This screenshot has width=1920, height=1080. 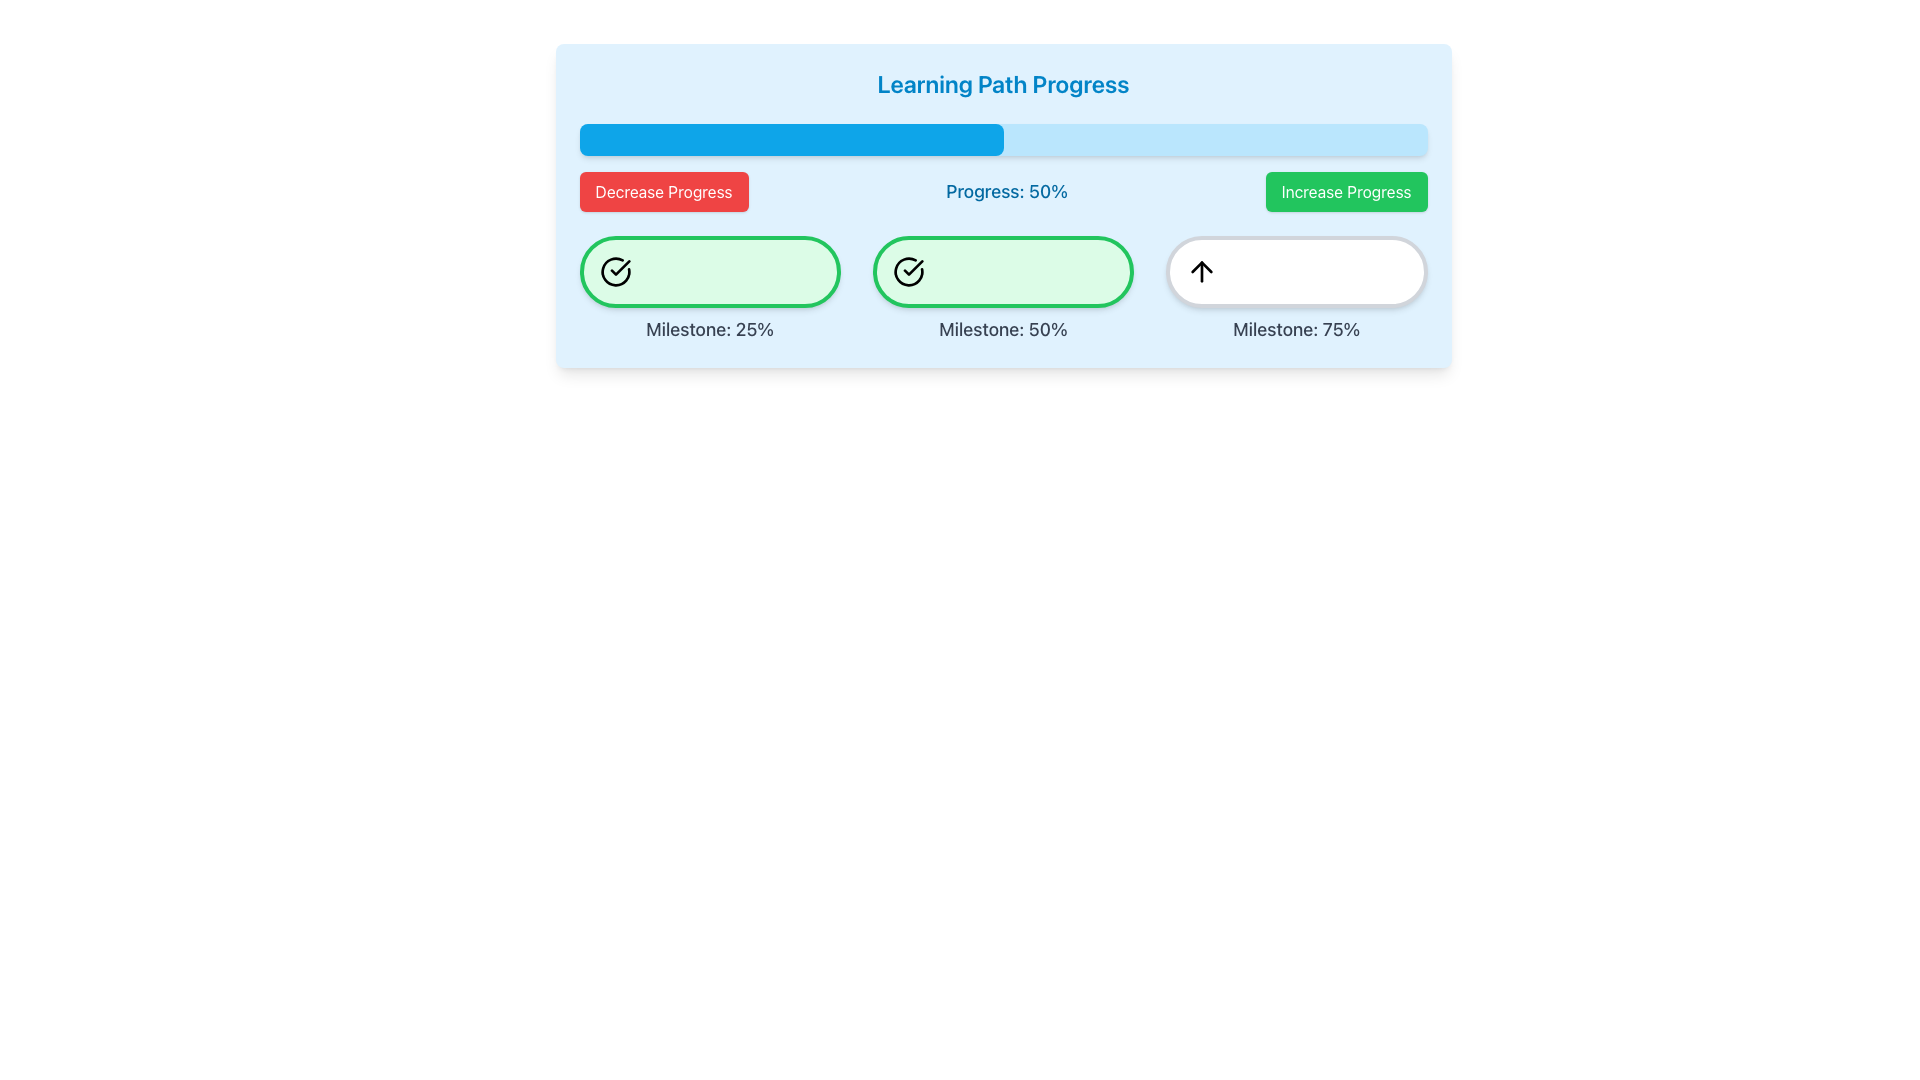 I want to click on the text label displaying 'Milestone: 50%' which is styled in dark gray with a semibold font weight, located centrally below a light green box with a checkmark icon, so click(x=1003, y=329).